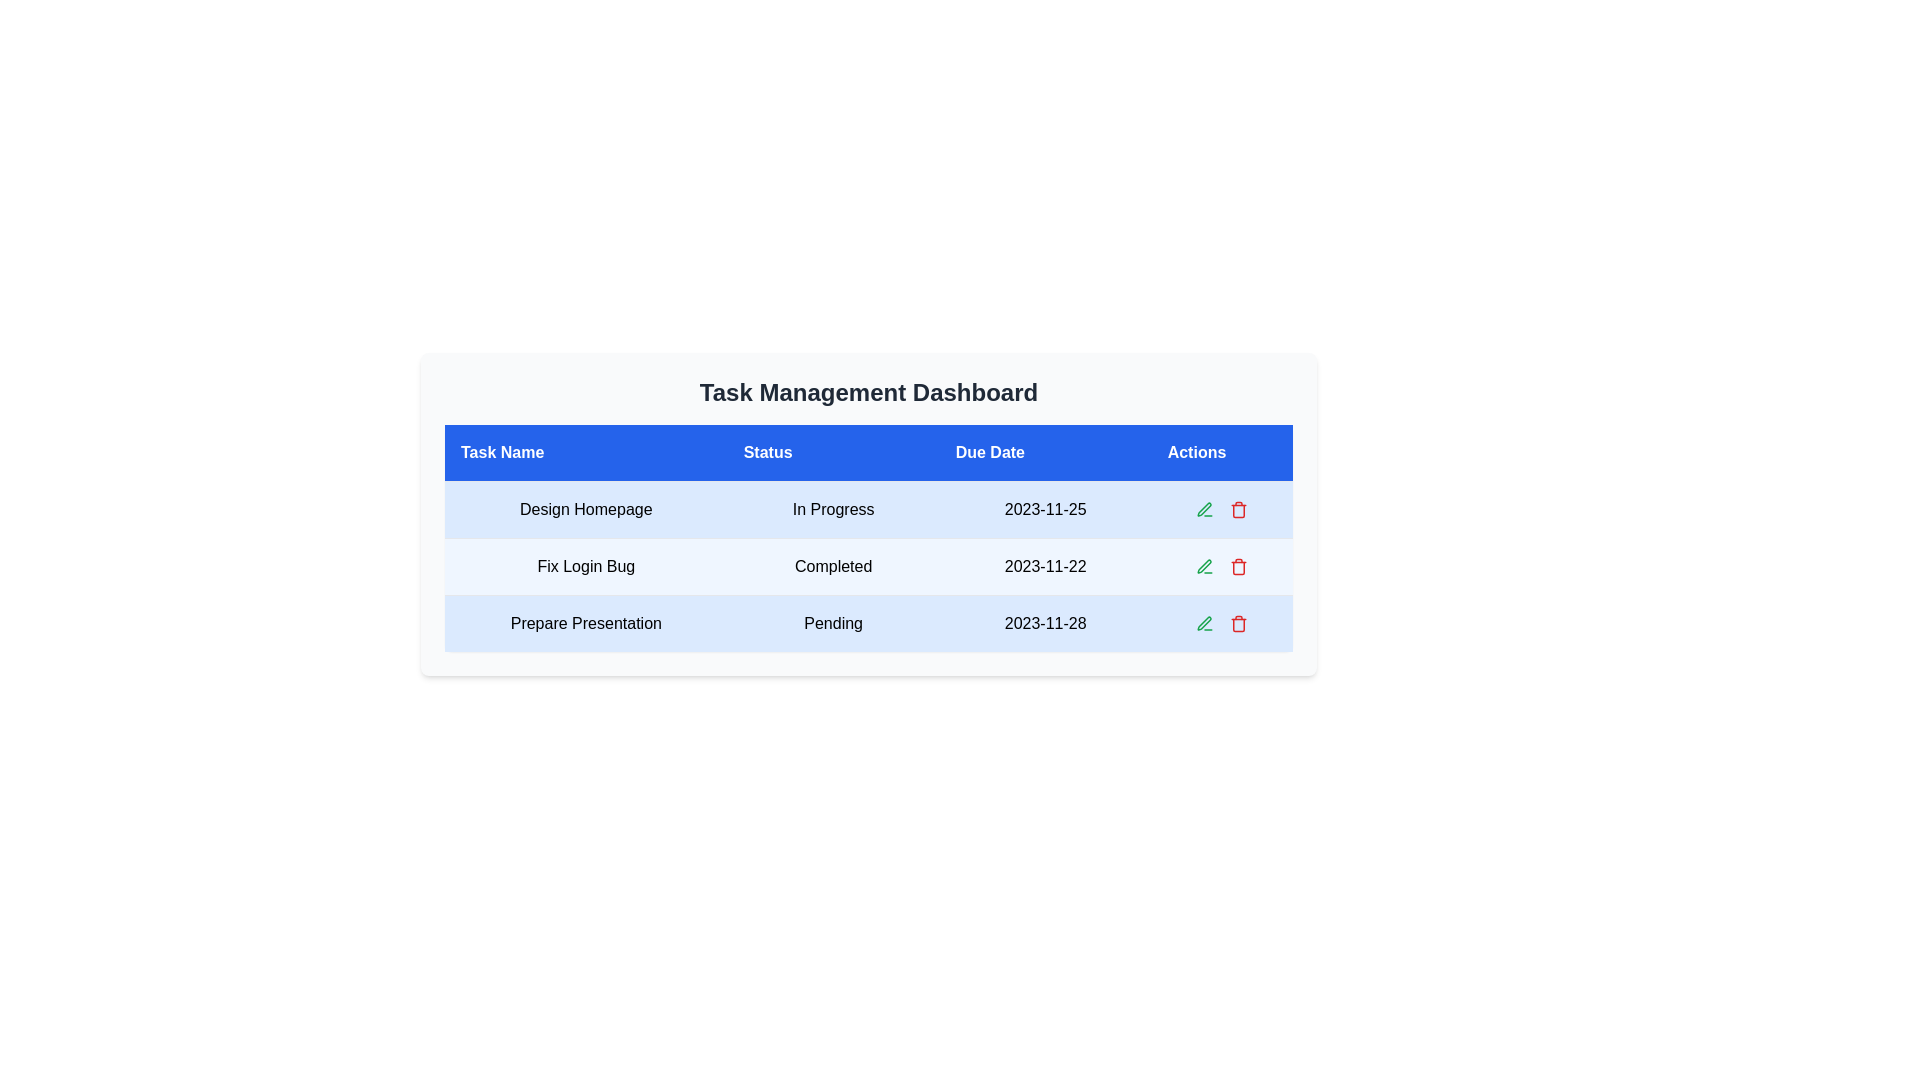  What do you see at coordinates (1221, 508) in the screenshot?
I see `the action icons in the Actions group for the 'Design Homepage' task` at bounding box center [1221, 508].